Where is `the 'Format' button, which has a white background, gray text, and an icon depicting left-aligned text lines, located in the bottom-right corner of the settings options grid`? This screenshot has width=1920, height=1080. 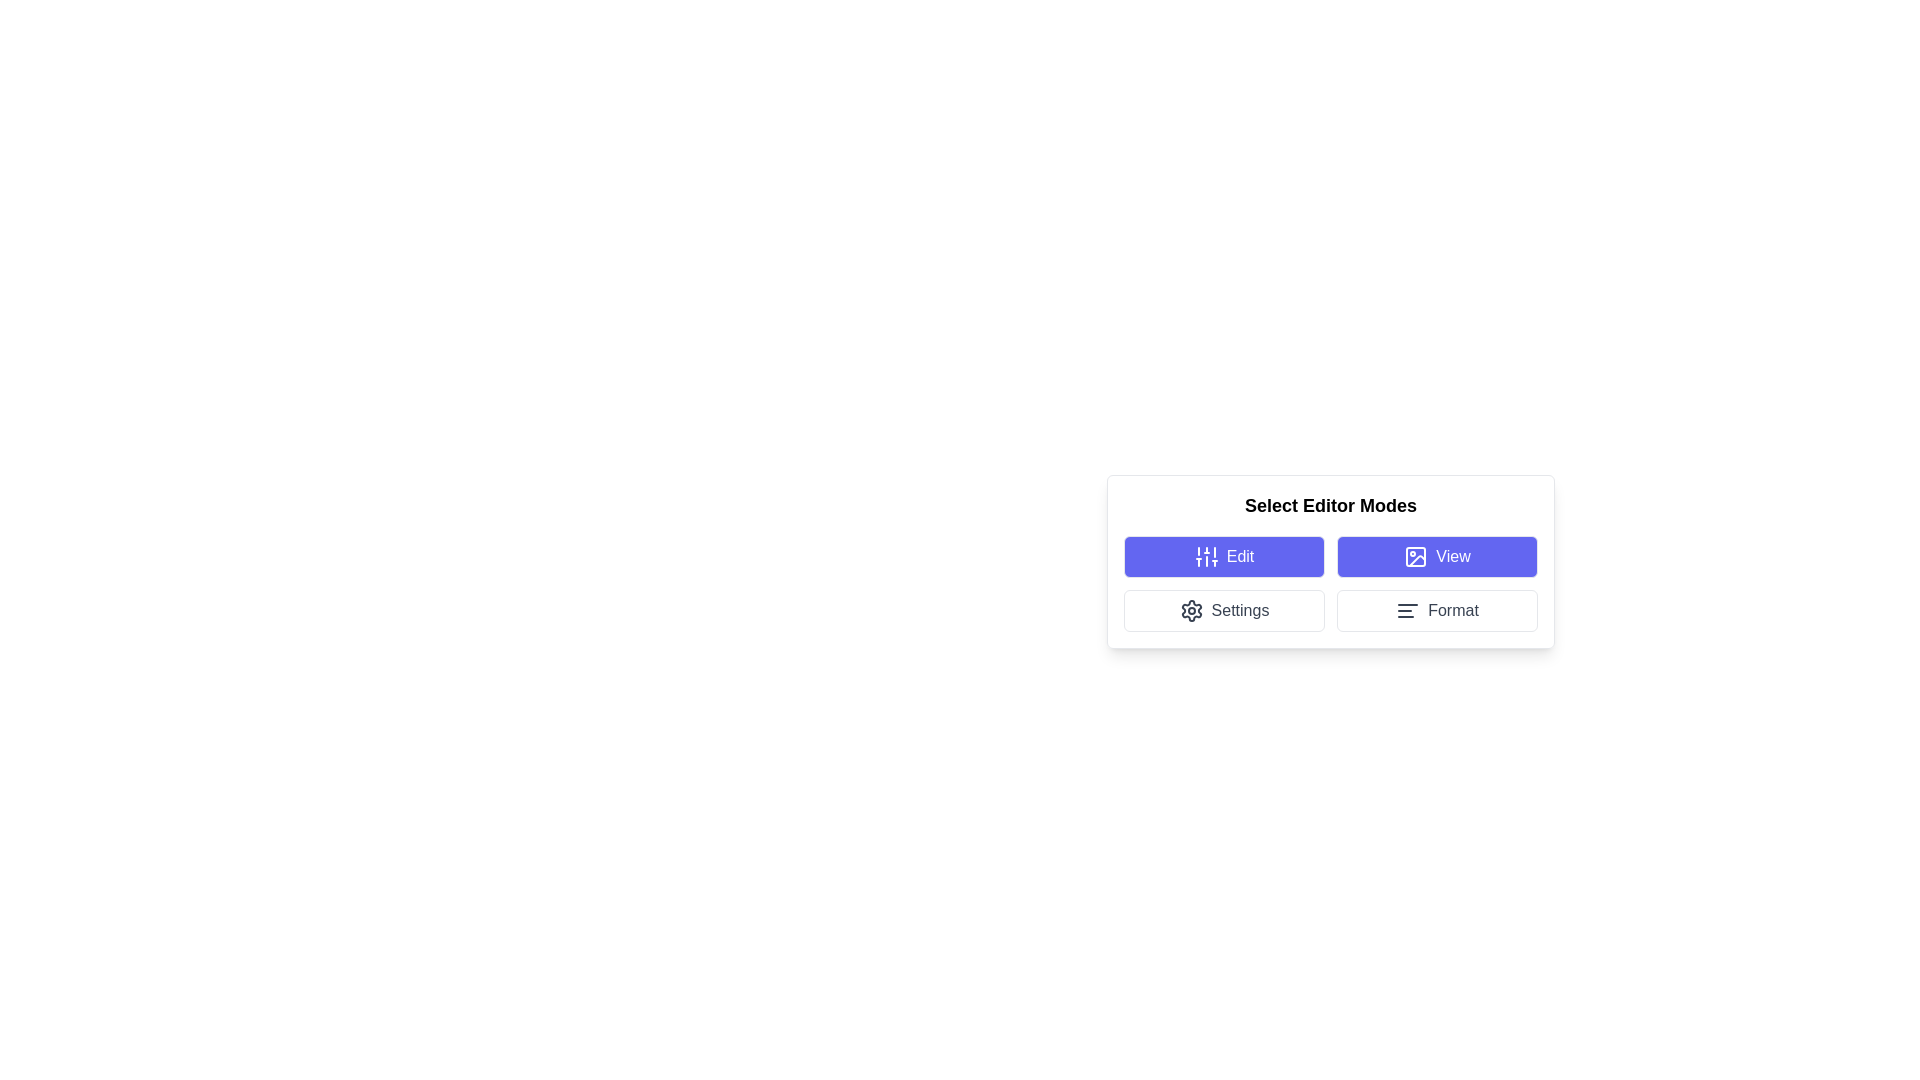 the 'Format' button, which has a white background, gray text, and an icon depicting left-aligned text lines, located in the bottom-right corner of the settings options grid is located at coordinates (1436, 609).